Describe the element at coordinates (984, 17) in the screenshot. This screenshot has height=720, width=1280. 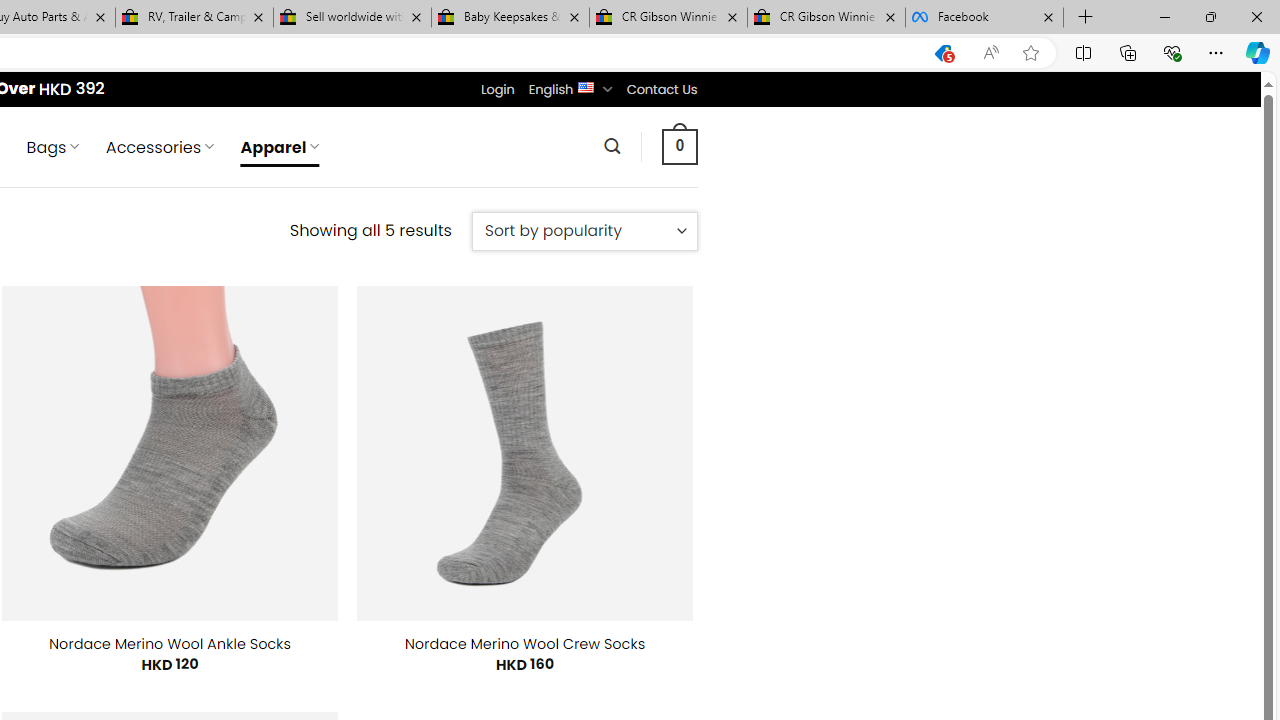
I see `'Facebook'` at that location.